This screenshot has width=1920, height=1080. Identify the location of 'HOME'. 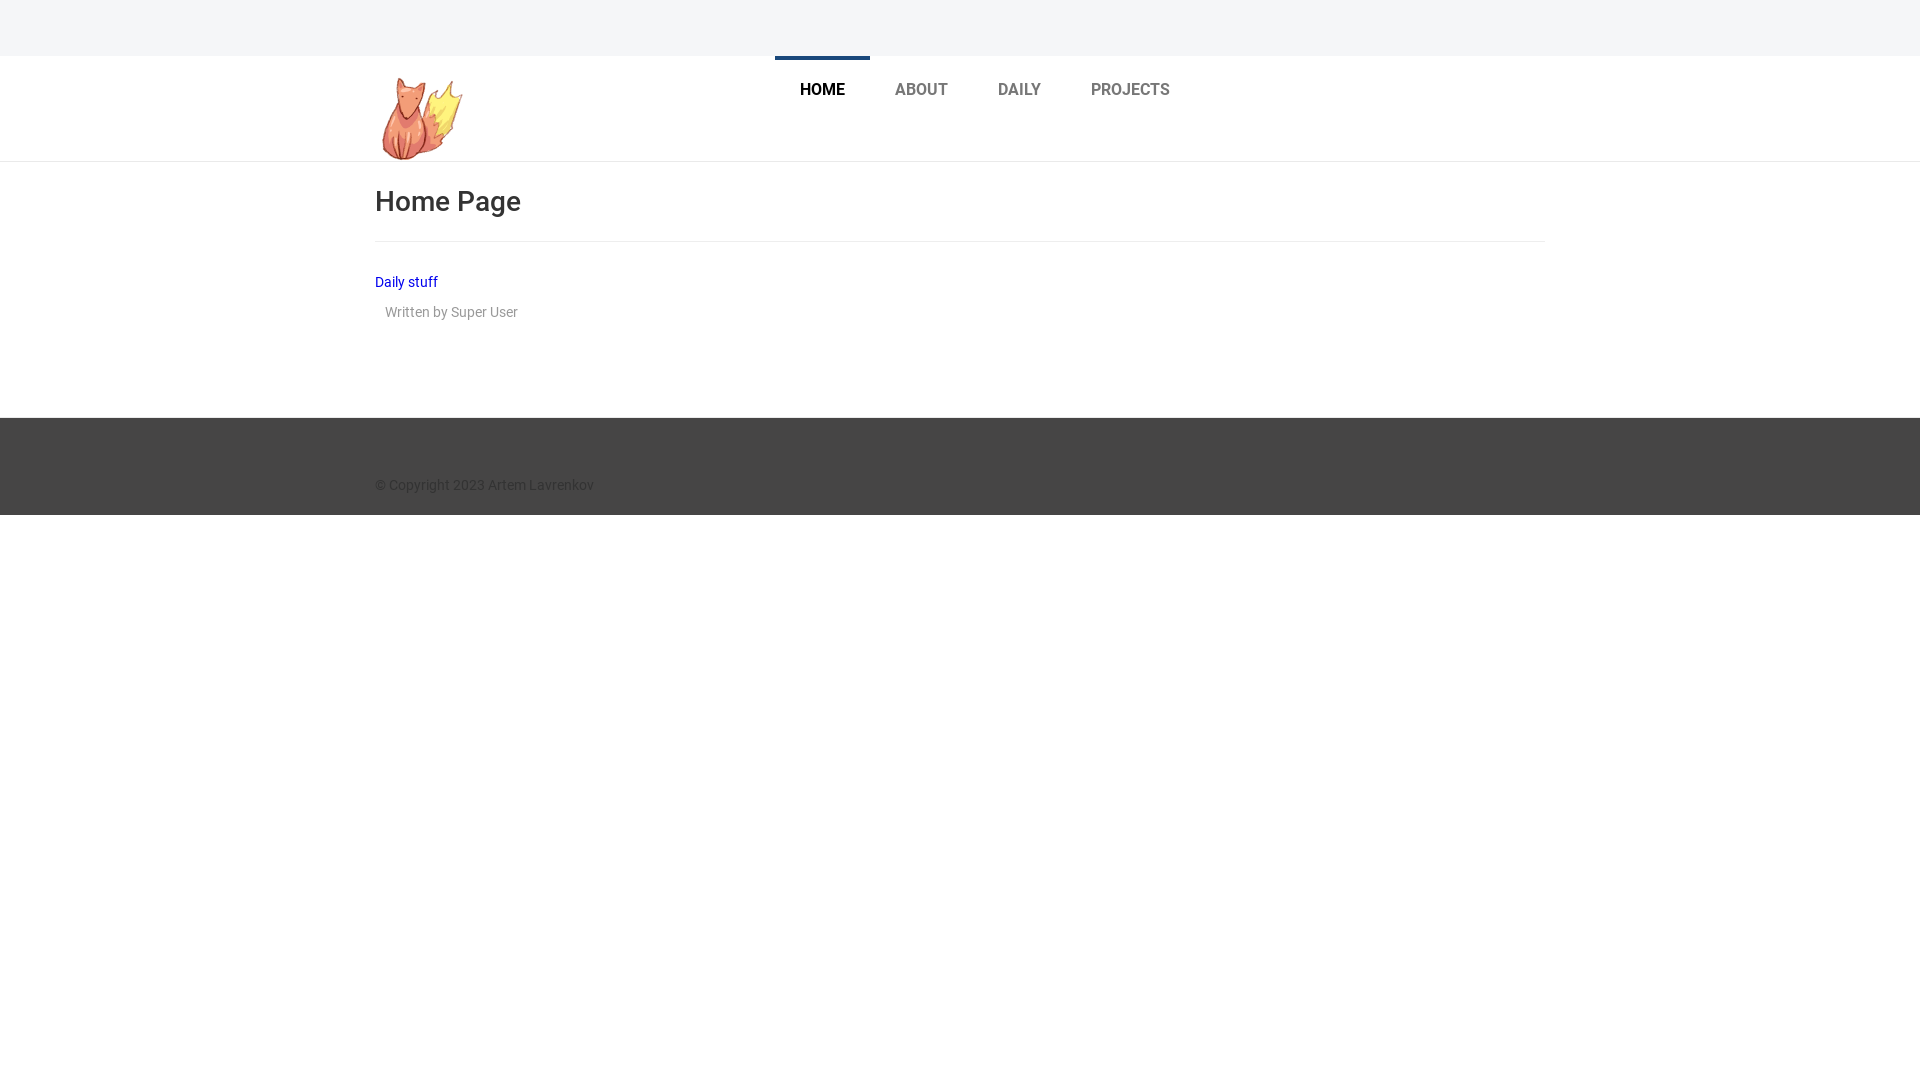
(822, 87).